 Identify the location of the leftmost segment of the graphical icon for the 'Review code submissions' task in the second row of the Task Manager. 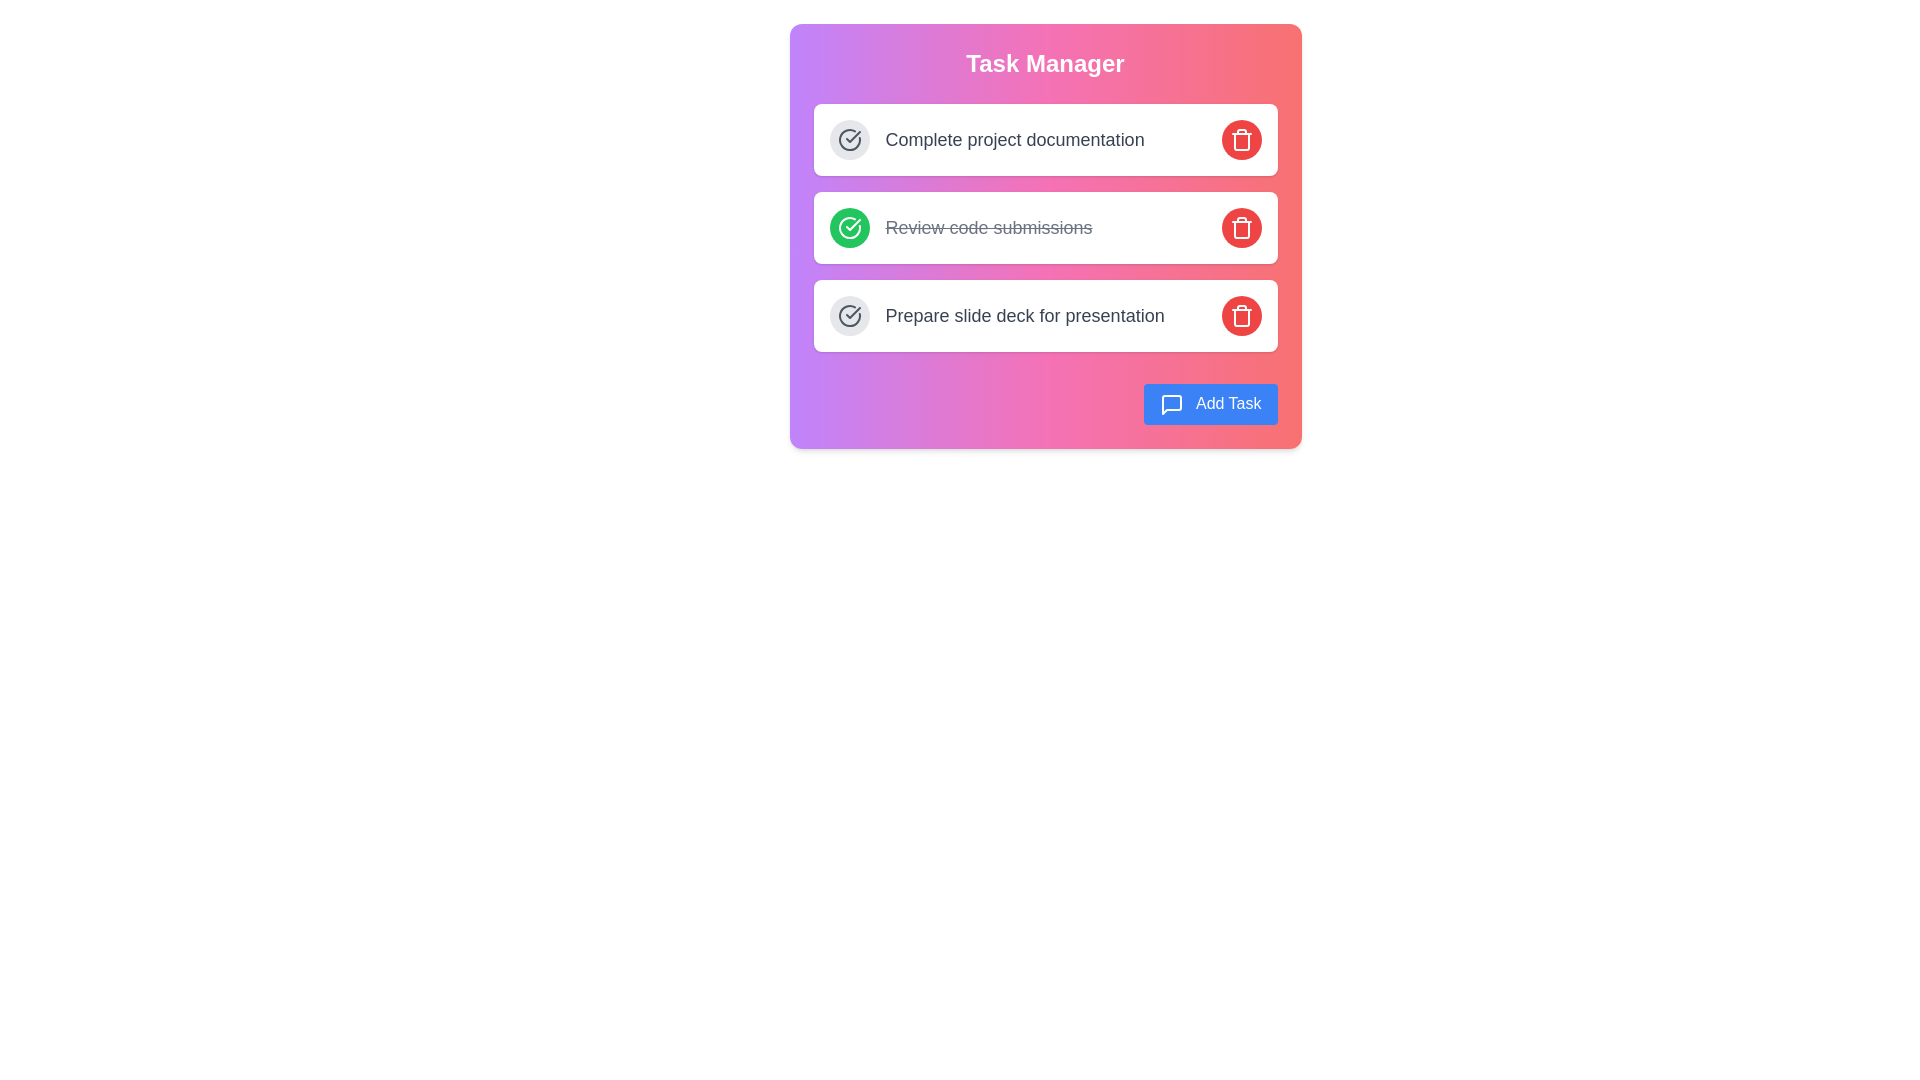
(849, 226).